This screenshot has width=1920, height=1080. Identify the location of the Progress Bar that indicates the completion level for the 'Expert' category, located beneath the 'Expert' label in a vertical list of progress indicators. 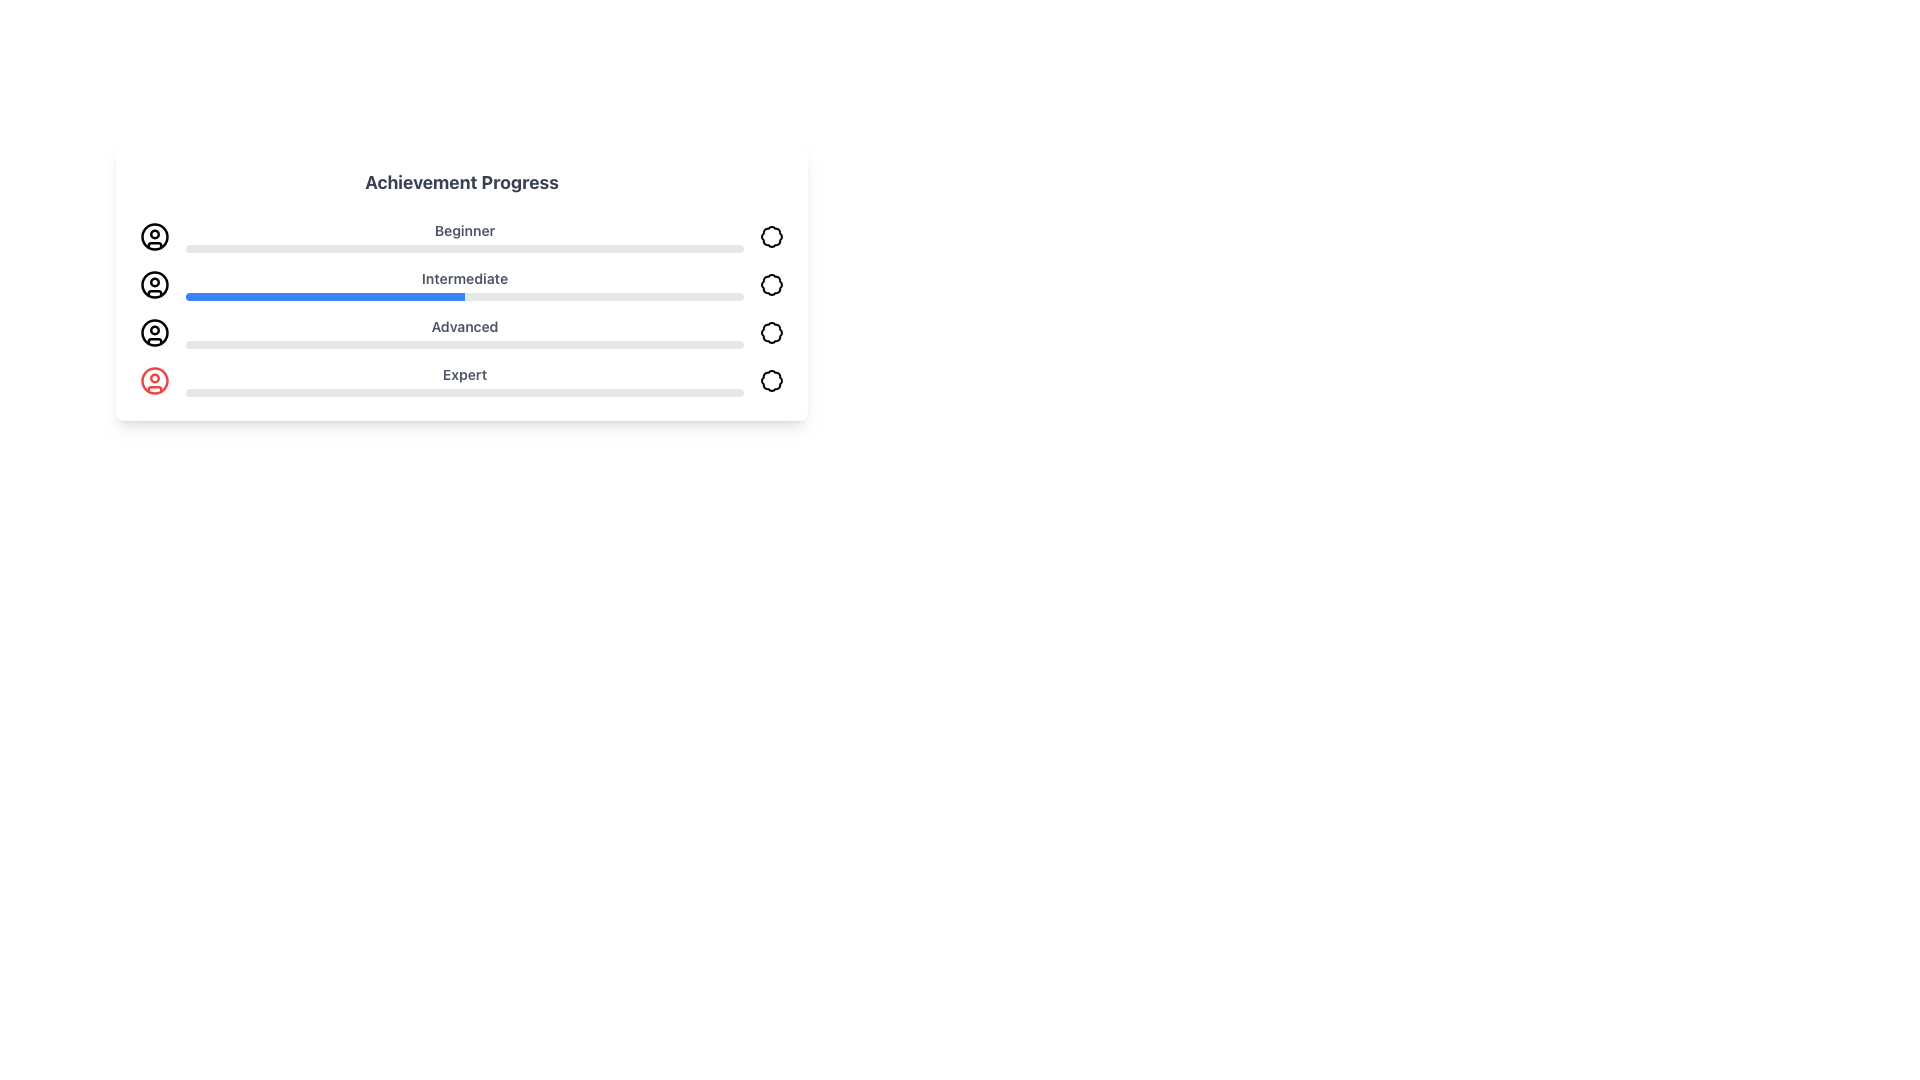
(464, 393).